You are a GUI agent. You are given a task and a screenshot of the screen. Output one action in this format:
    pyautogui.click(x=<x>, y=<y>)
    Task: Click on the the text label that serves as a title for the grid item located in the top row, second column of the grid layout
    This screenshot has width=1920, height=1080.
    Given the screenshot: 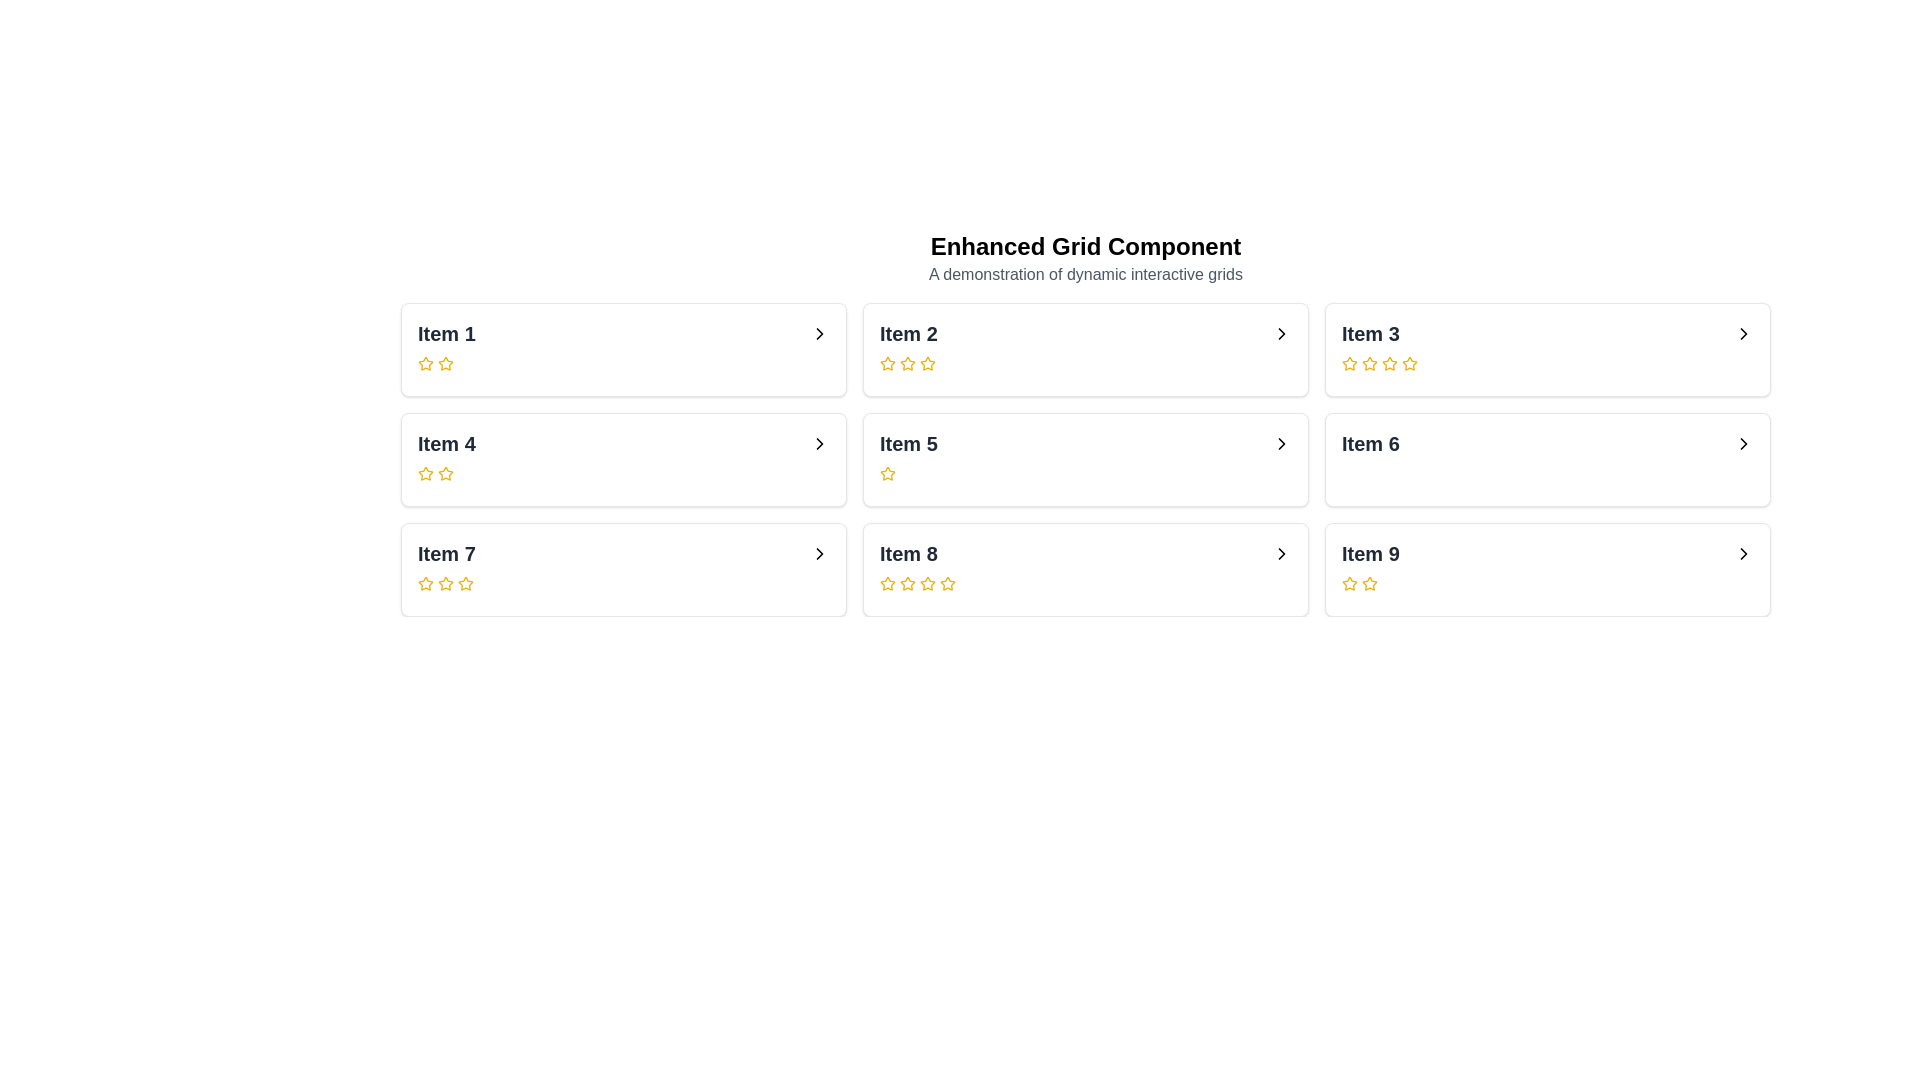 What is the action you would take?
    pyautogui.click(x=907, y=333)
    